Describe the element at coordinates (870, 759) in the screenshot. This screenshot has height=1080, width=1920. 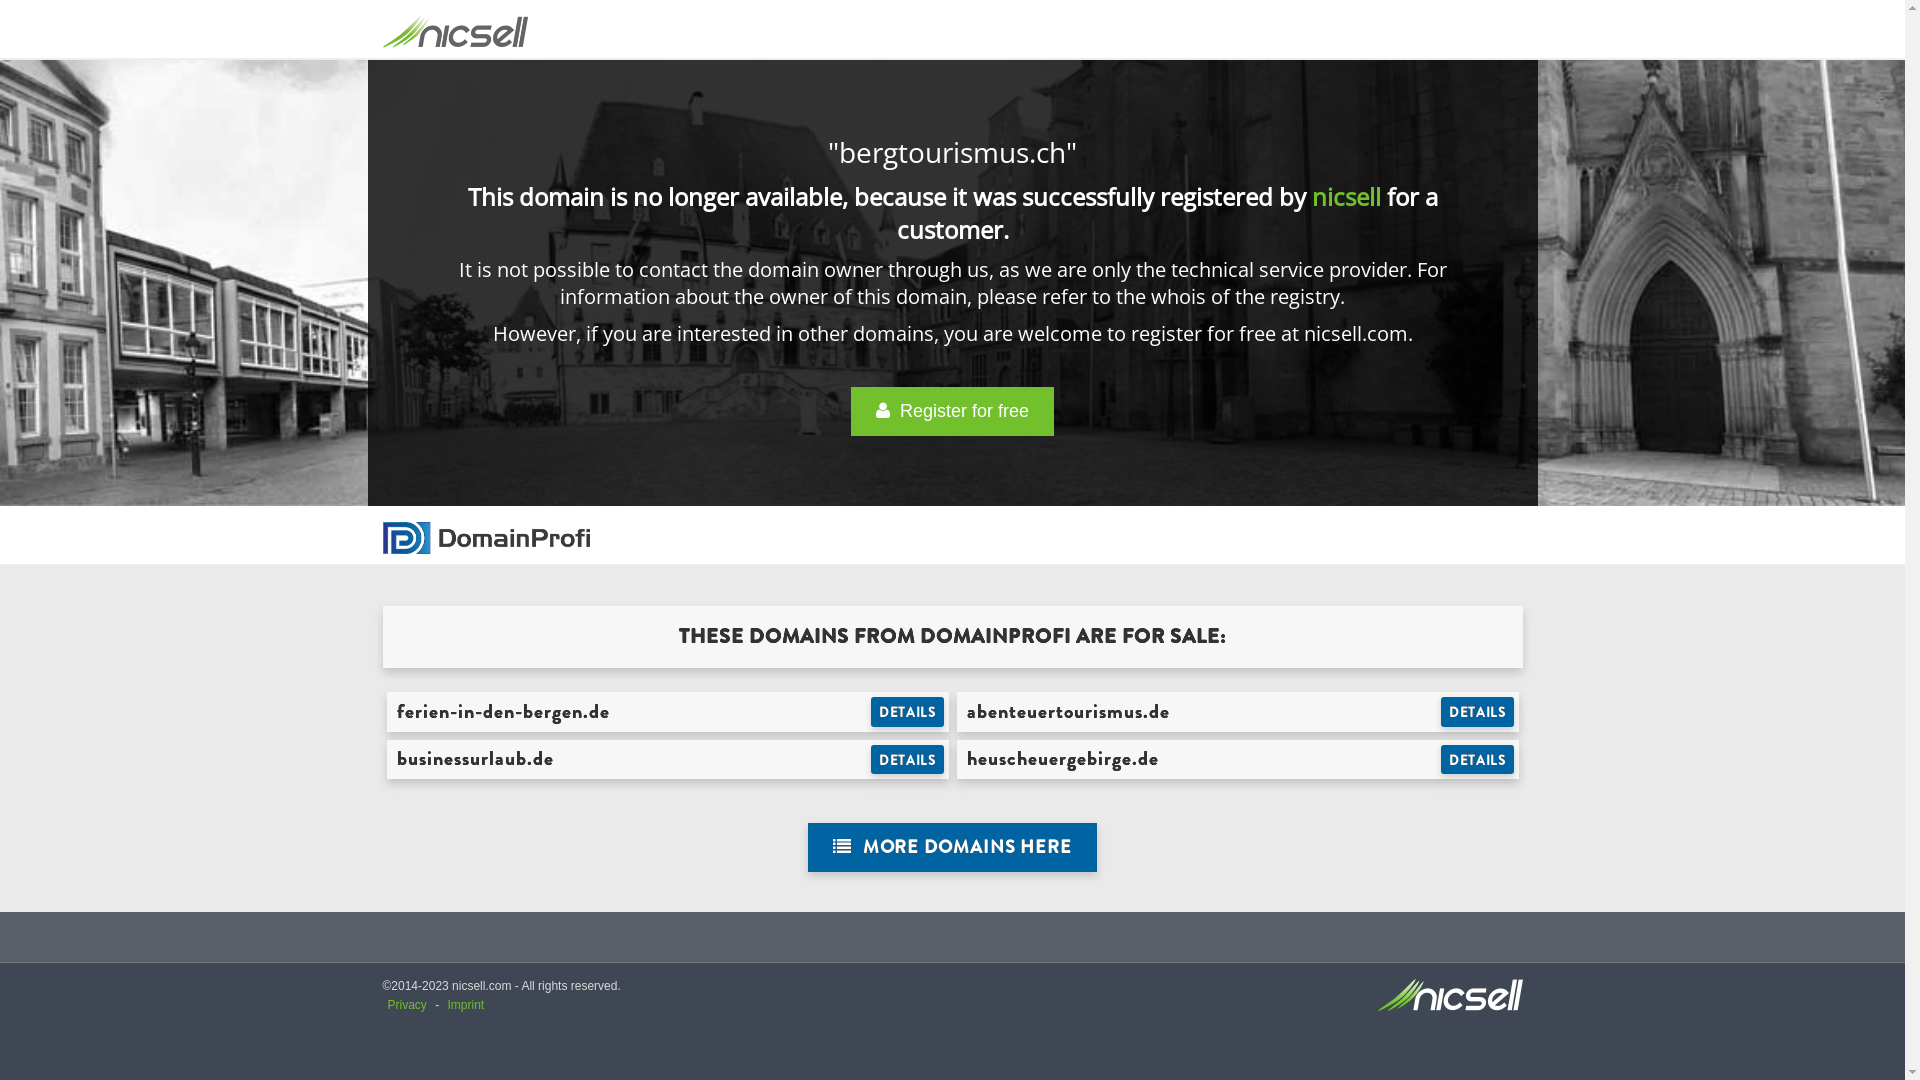
I see `'DETAILS'` at that location.